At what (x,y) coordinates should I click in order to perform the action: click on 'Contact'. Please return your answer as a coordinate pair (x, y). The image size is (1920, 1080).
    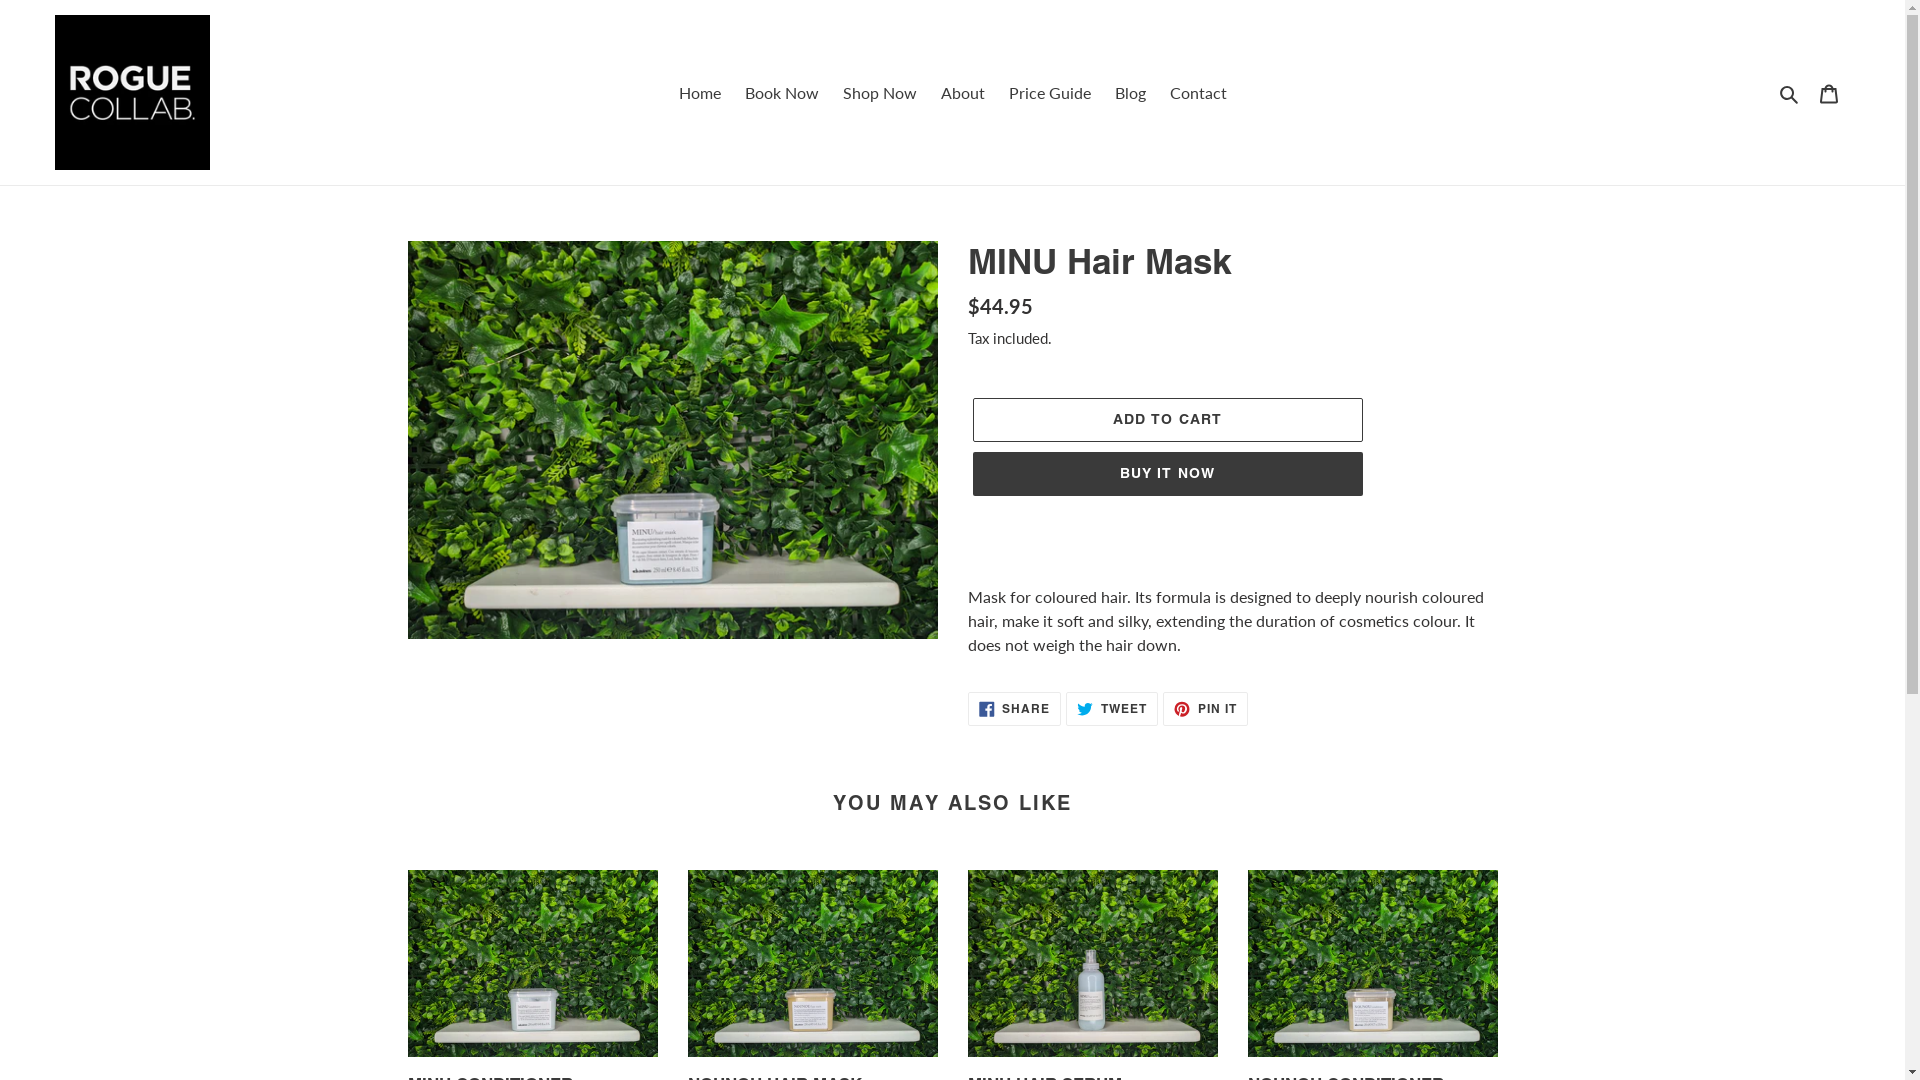
    Looking at the image, I should click on (1198, 92).